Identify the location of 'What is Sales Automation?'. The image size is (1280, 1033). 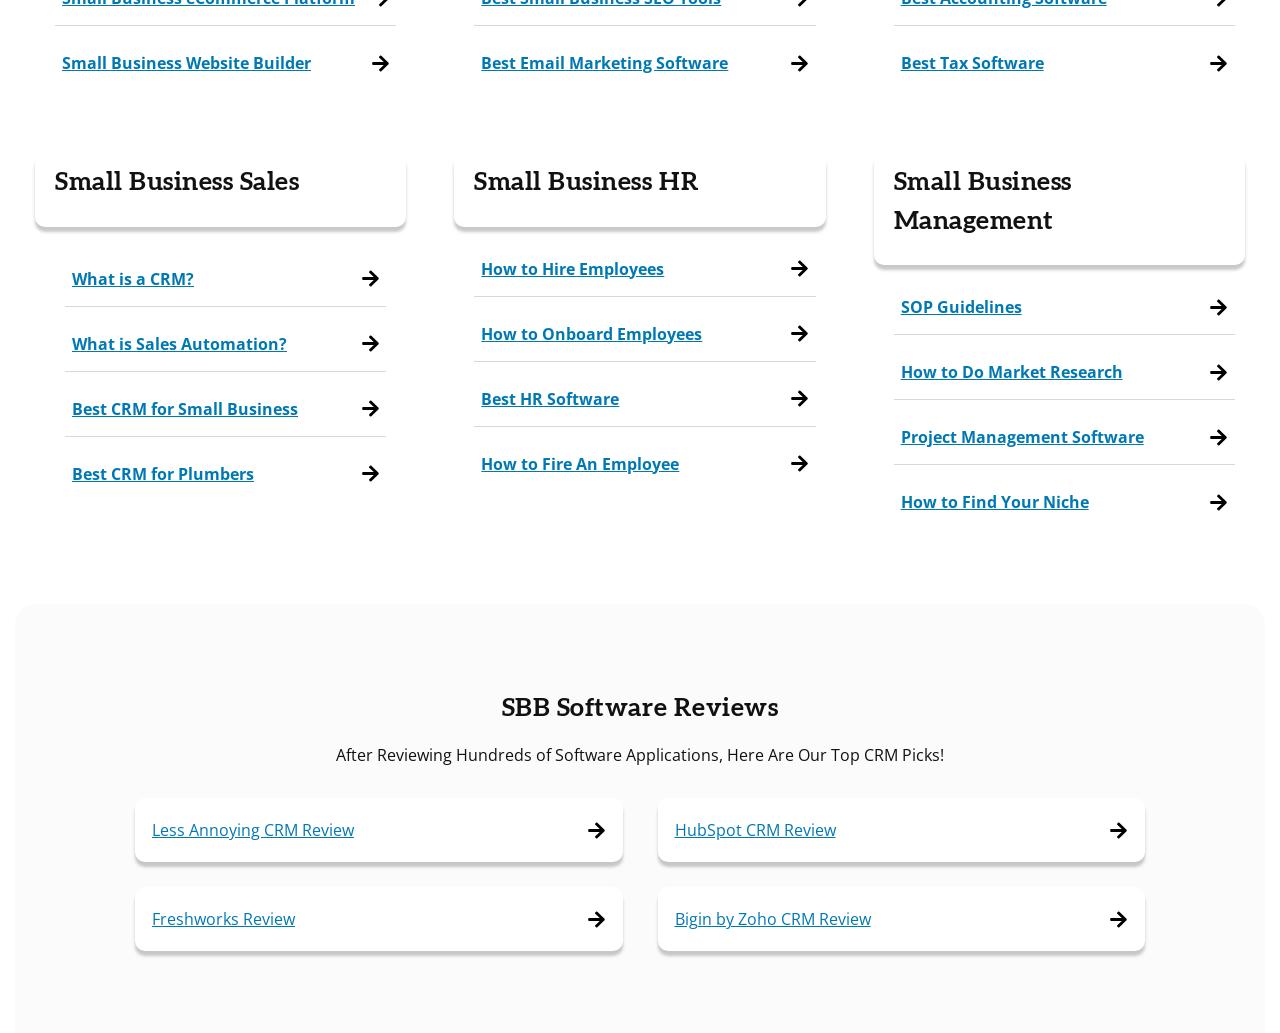
(179, 341).